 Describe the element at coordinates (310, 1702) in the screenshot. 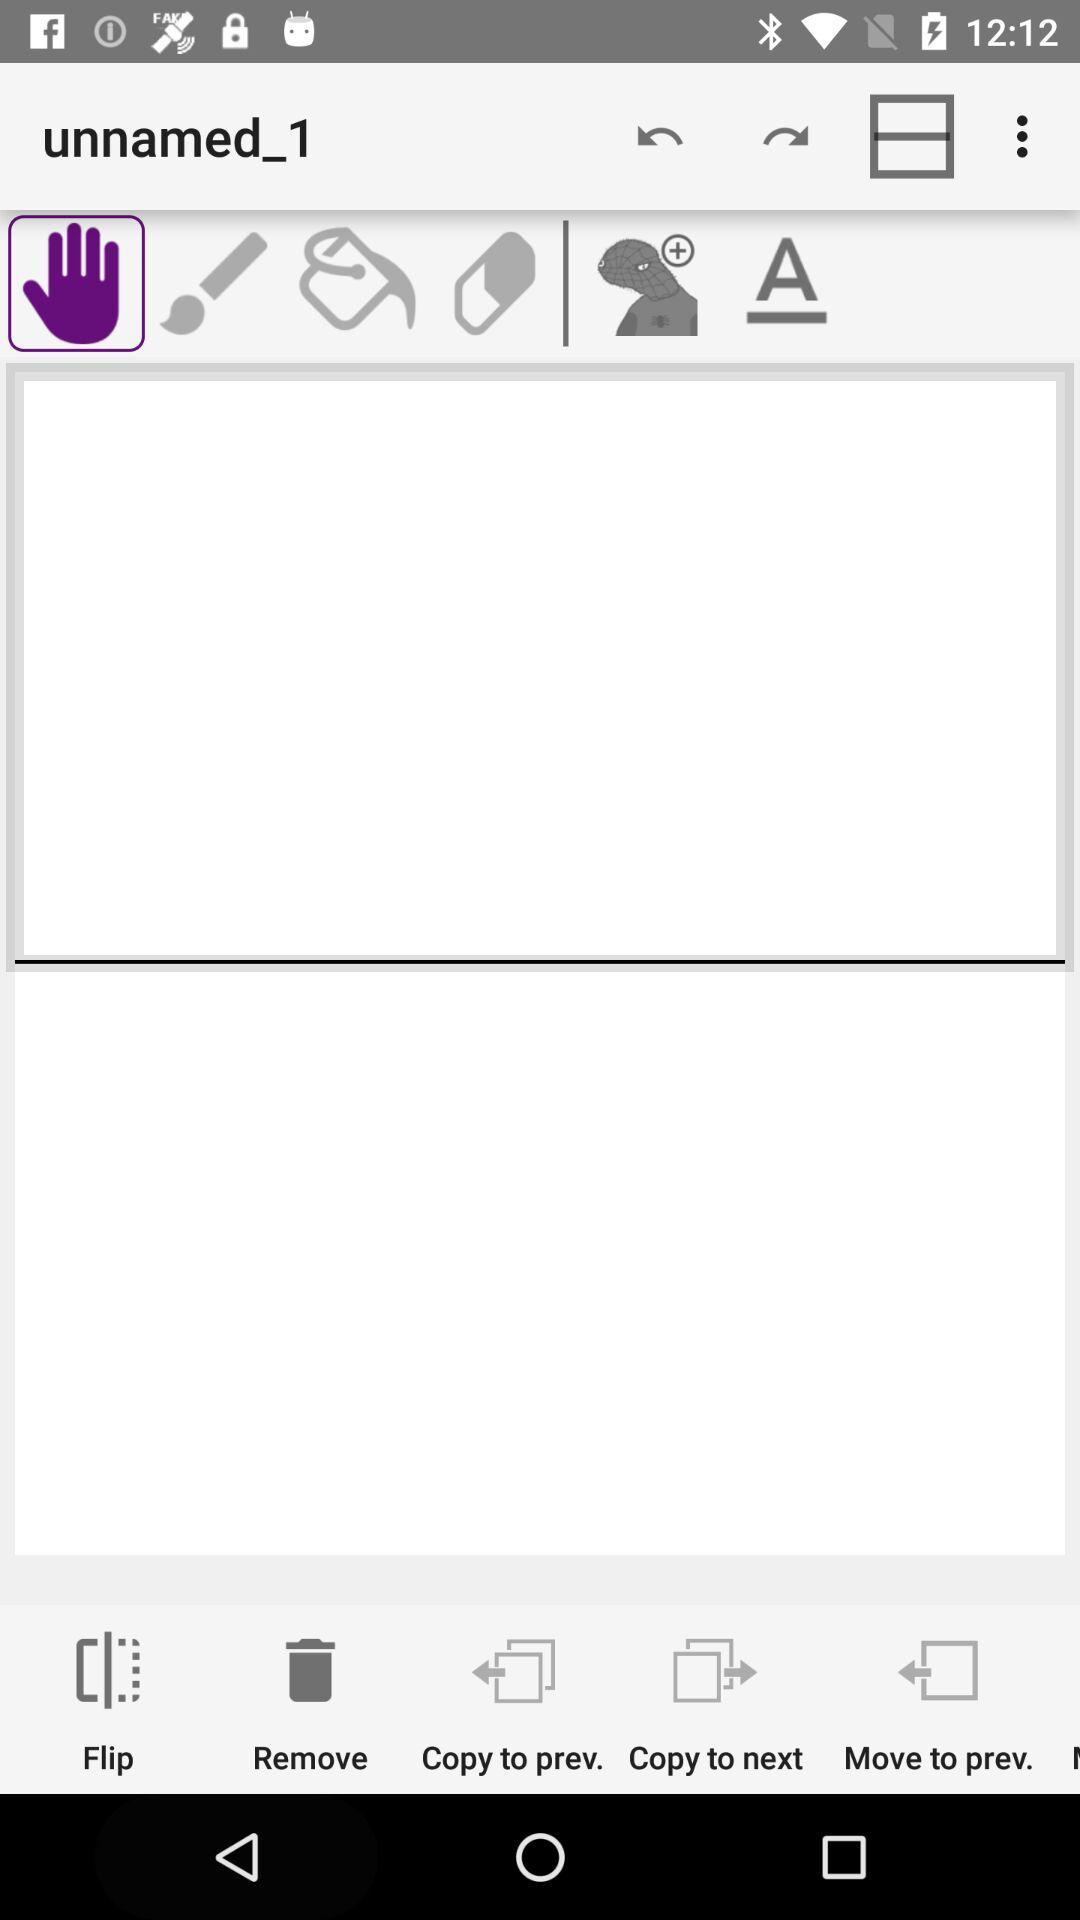

I see `the item to the left of the copy to prev. item` at that location.